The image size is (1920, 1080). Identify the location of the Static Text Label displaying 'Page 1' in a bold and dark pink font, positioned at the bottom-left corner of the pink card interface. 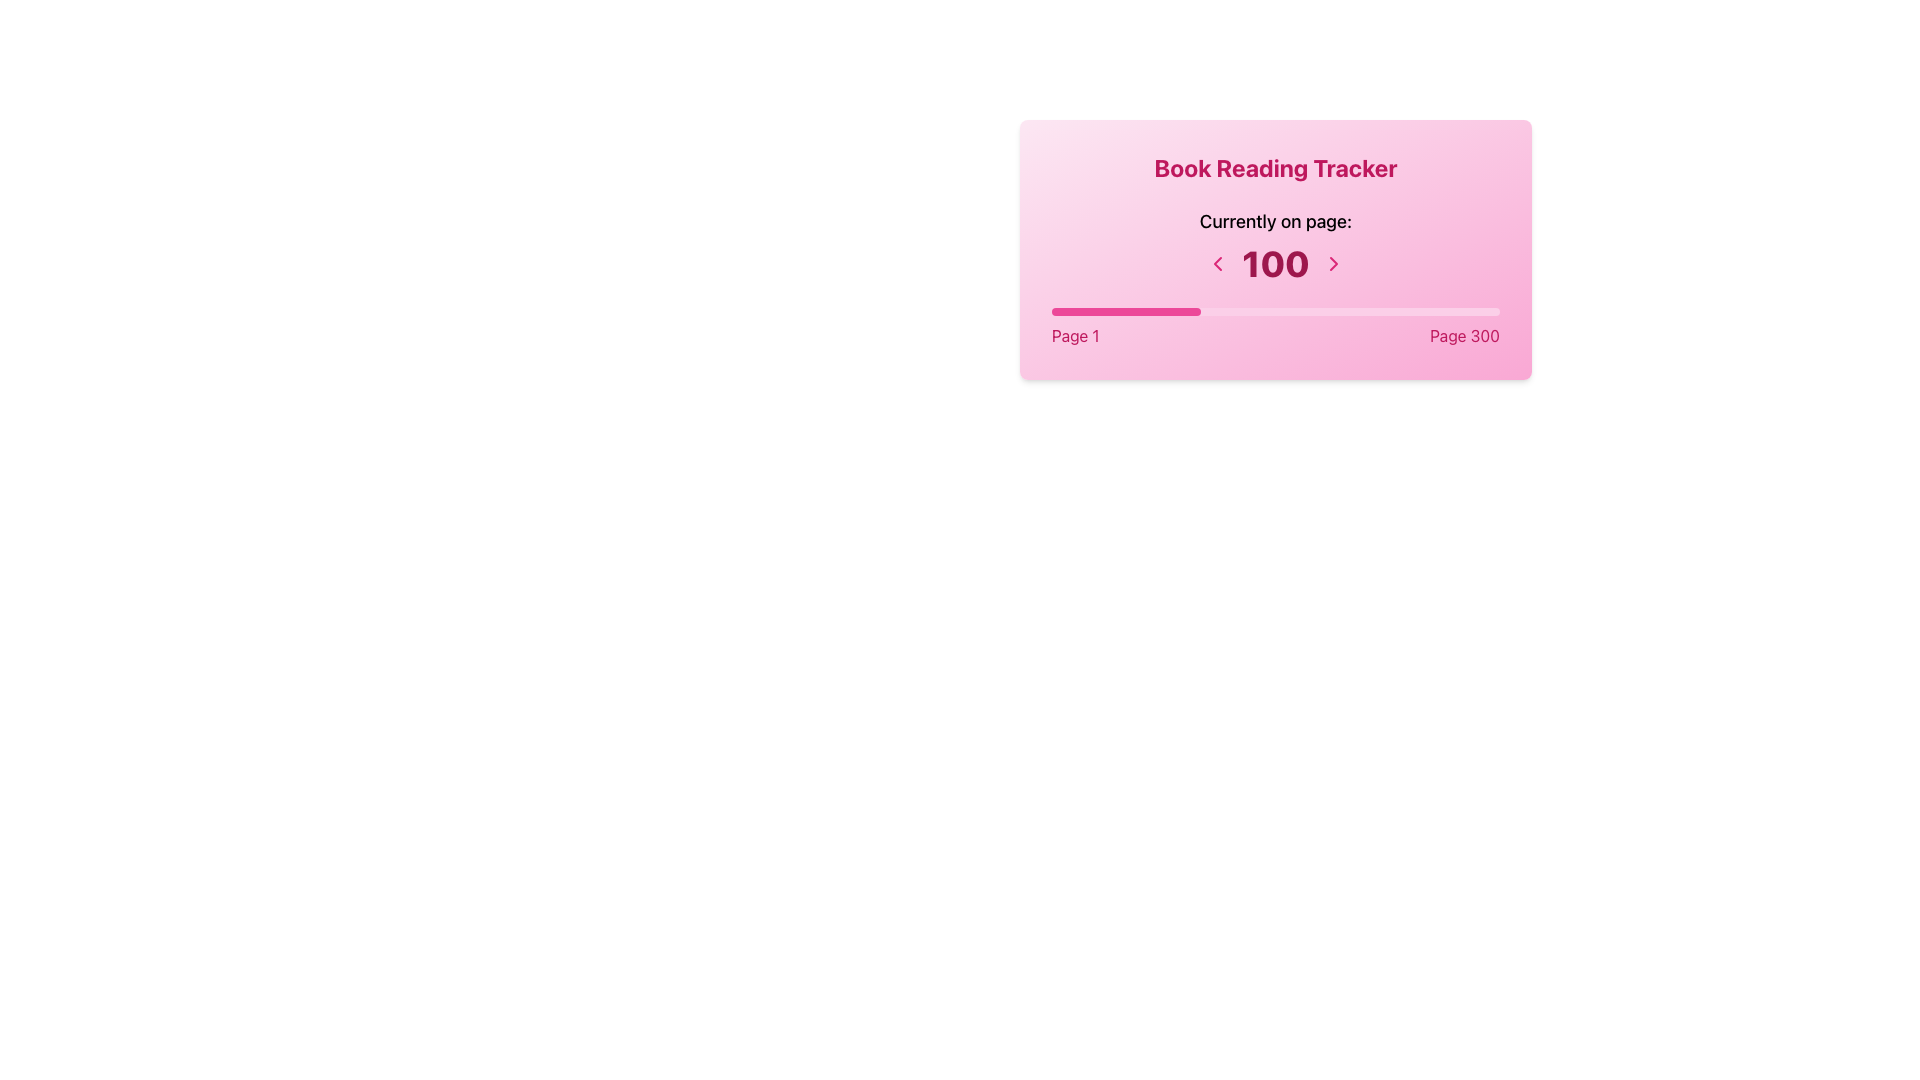
(1074, 334).